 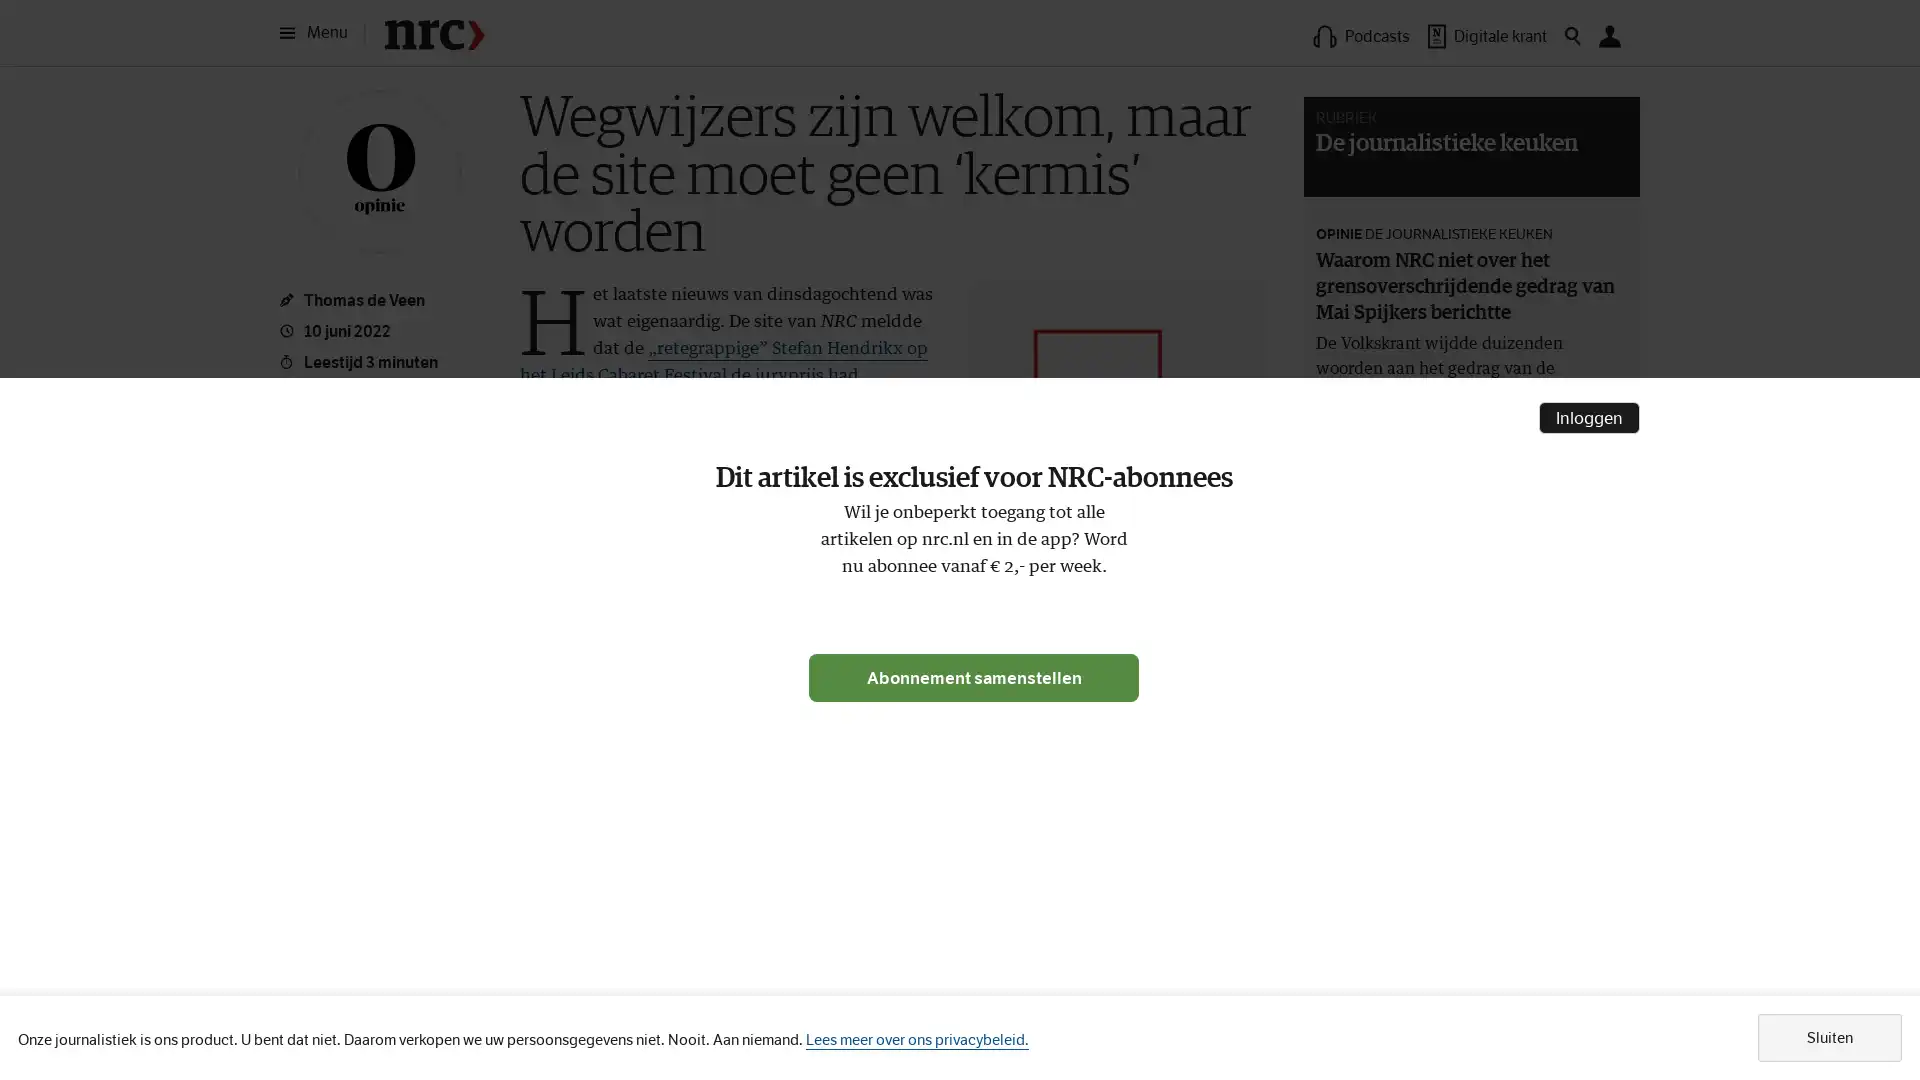 I want to click on Opslaan in leeslijst, so click(x=360, y=409).